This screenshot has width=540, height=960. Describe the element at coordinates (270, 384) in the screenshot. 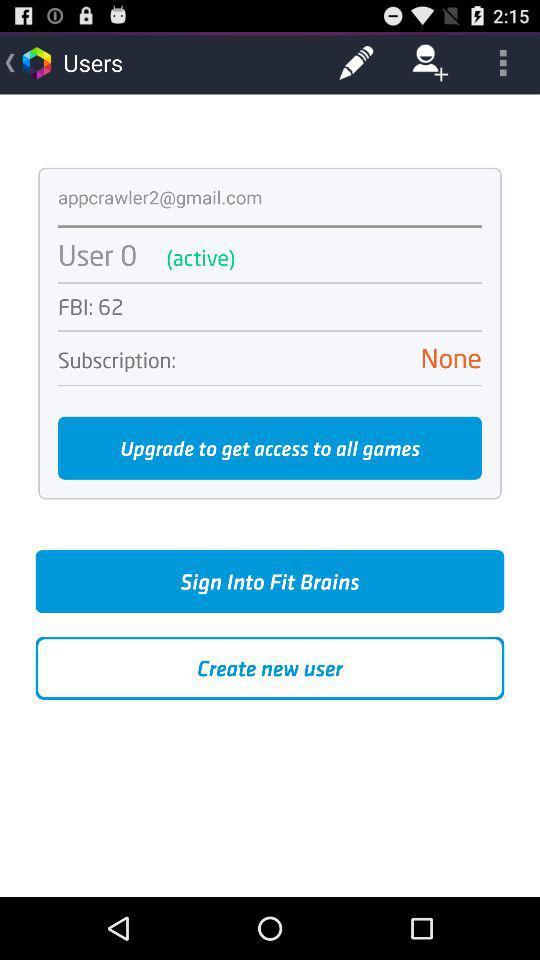

I see `the app below none icon` at that location.